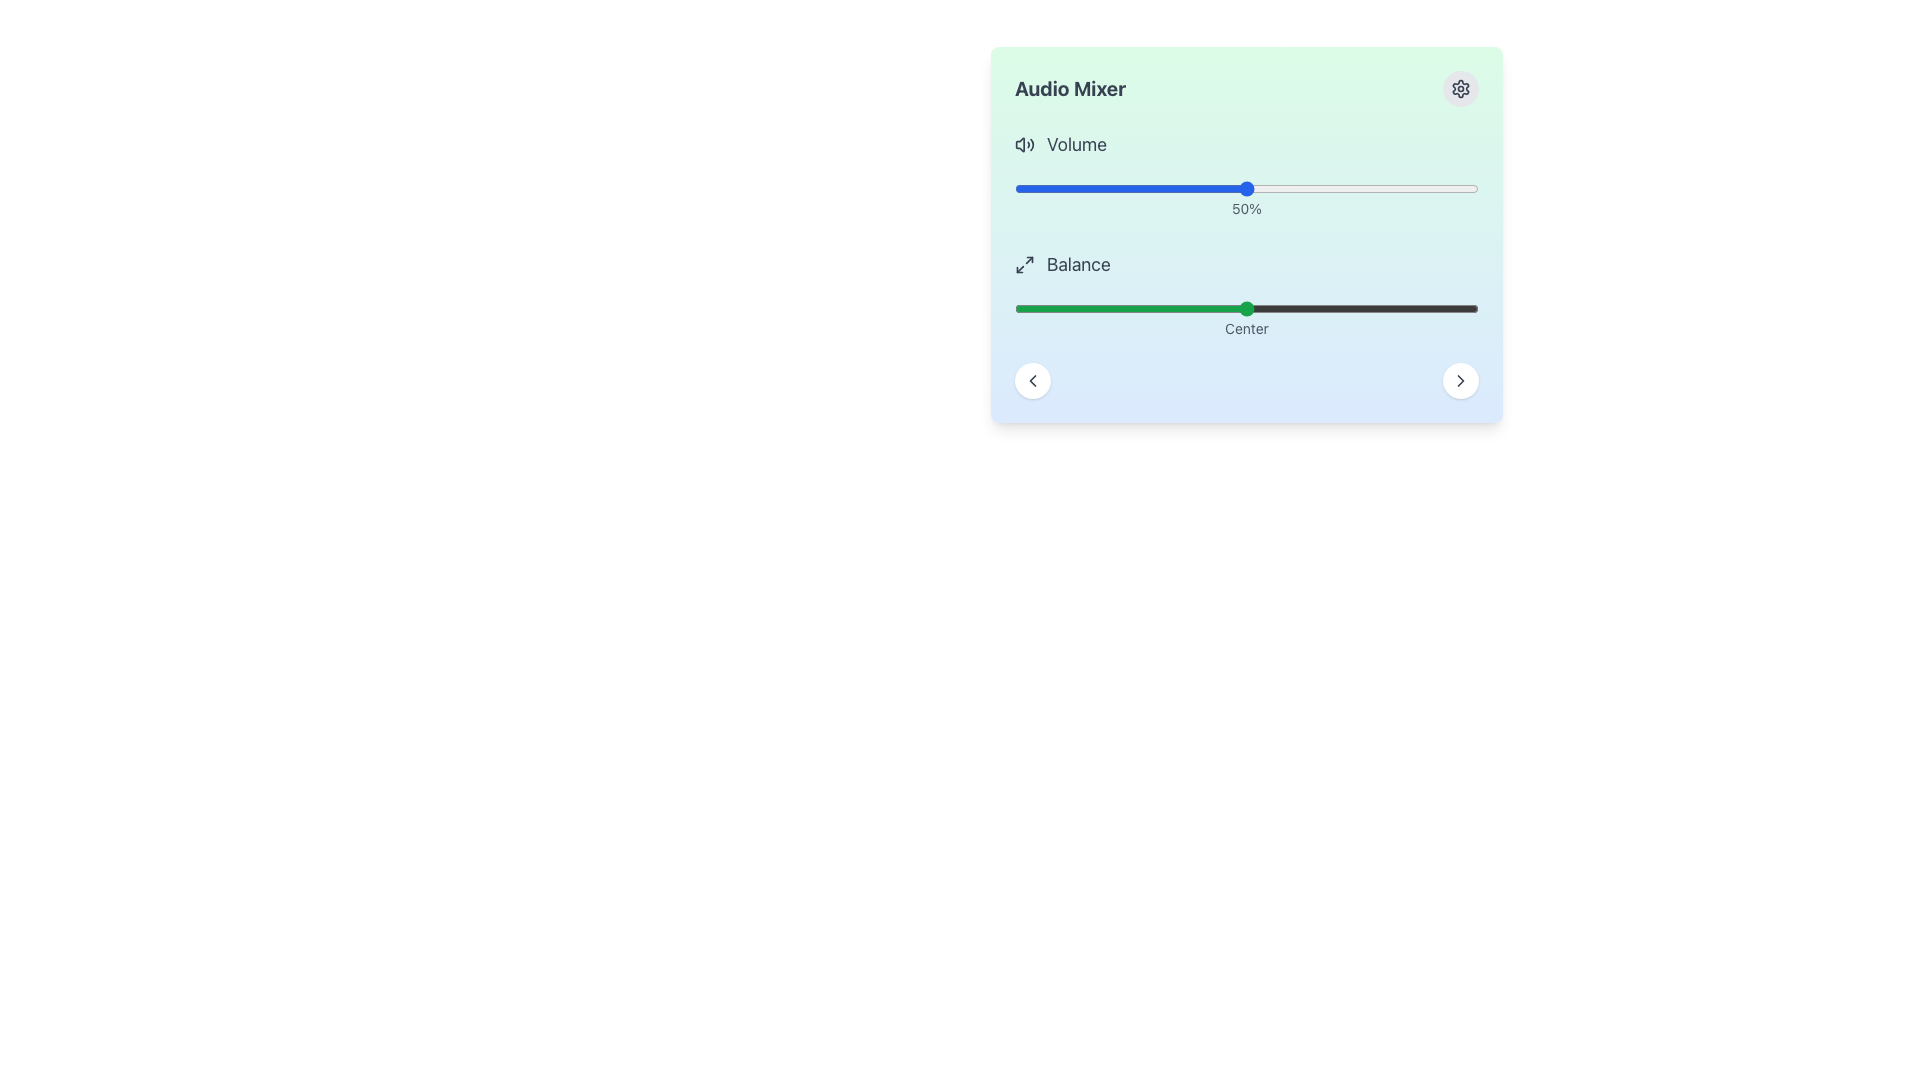  What do you see at coordinates (1246, 381) in the screenshot?
I see `the Navigation control bar at the bottom of the 'Audio Mixer' interface` at bounding box center [1246, 381].